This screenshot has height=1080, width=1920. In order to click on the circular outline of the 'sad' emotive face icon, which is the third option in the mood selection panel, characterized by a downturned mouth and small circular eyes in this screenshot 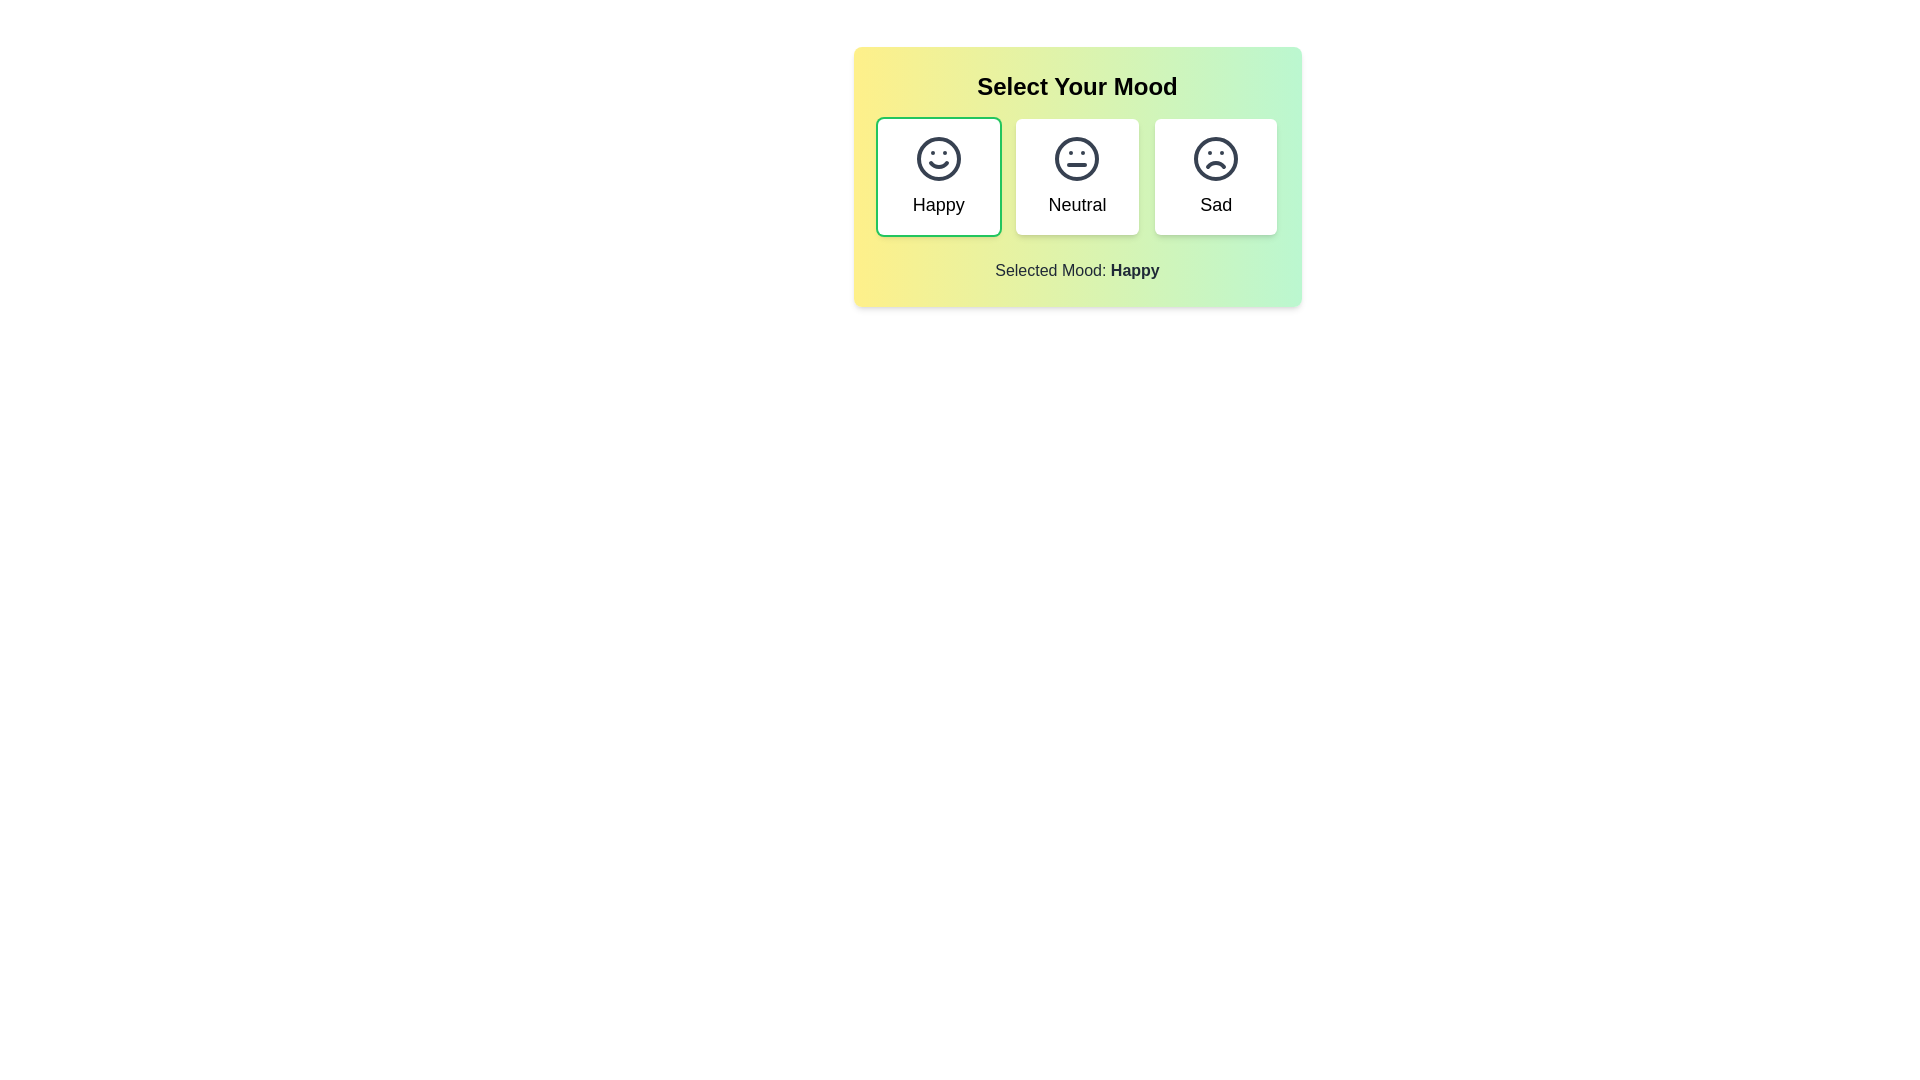, I will do `click(1215, 157)`.